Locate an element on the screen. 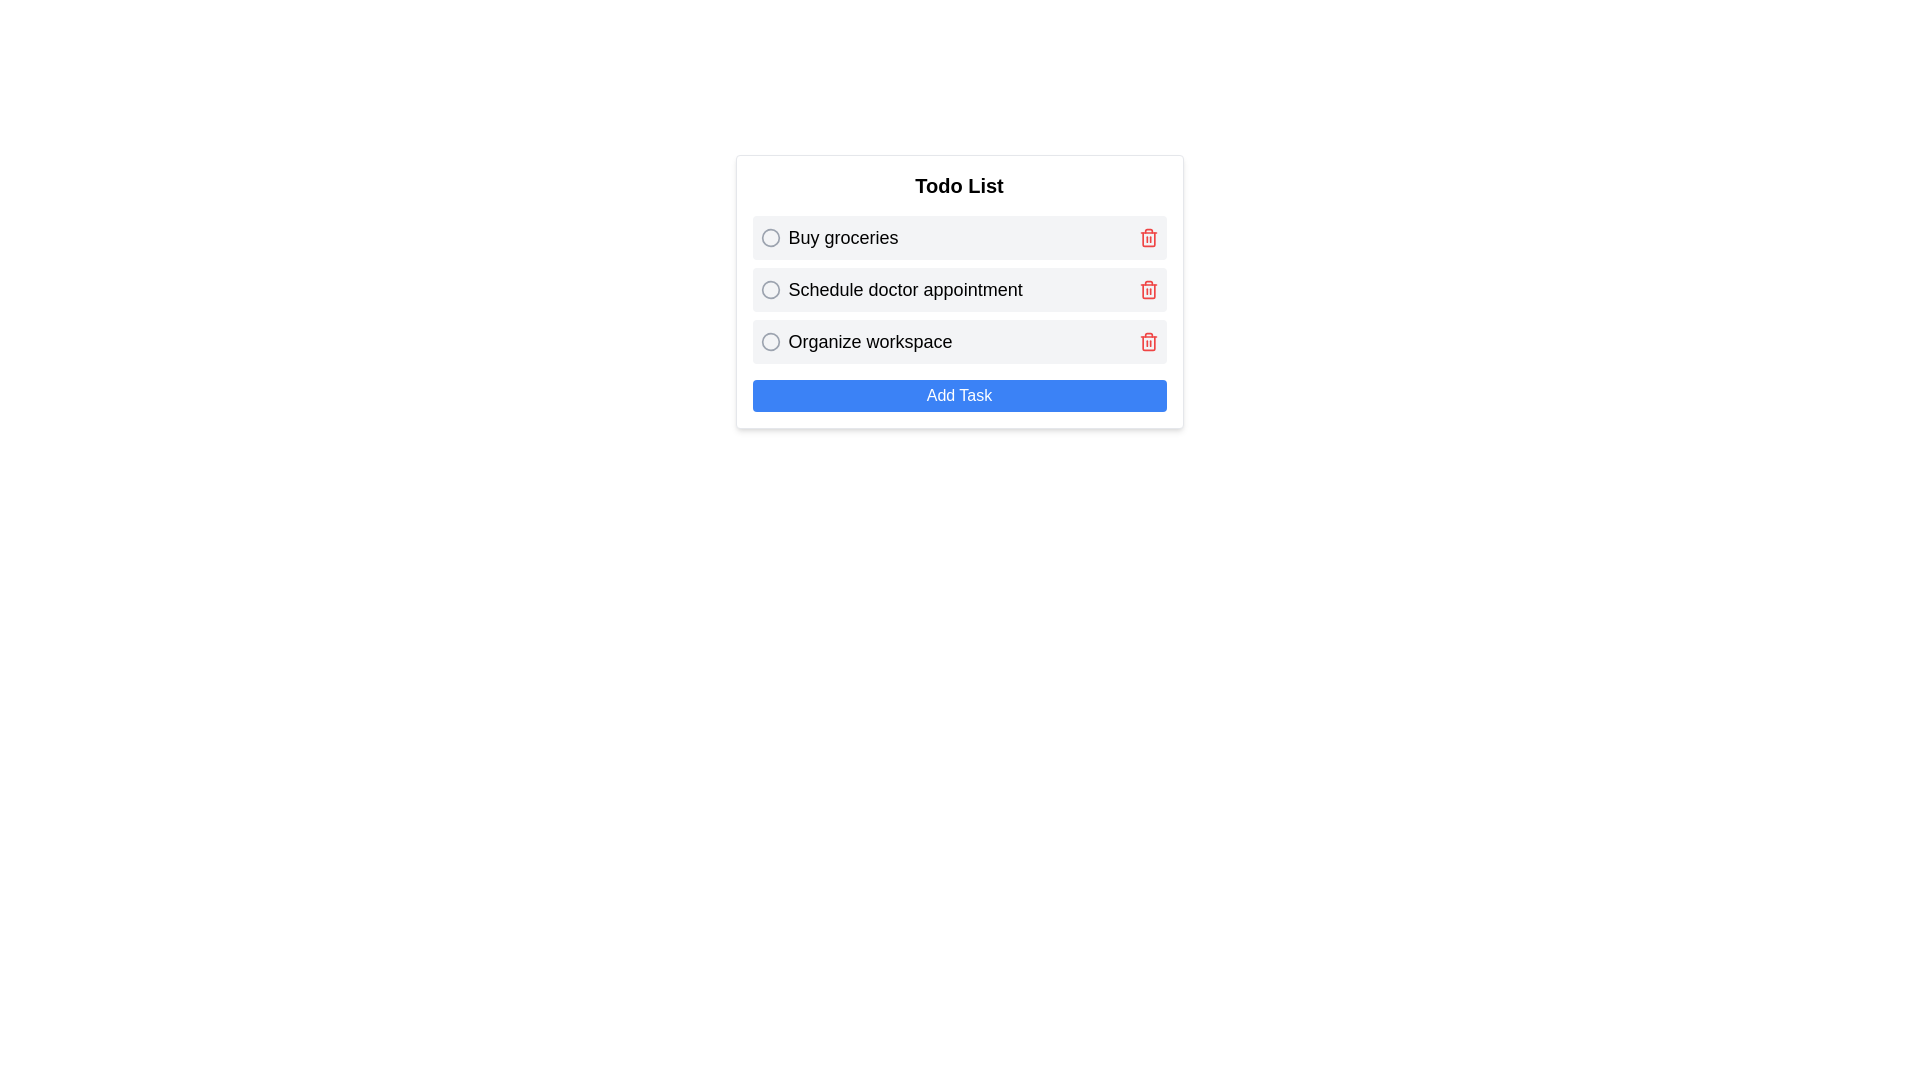 The height and width of the screenshot is (1080, 1920). the circular checkbox of the topmost task item labeled 'Buy groceries' in the to-do list to mark it as complete is located at coordinates (958, 237).